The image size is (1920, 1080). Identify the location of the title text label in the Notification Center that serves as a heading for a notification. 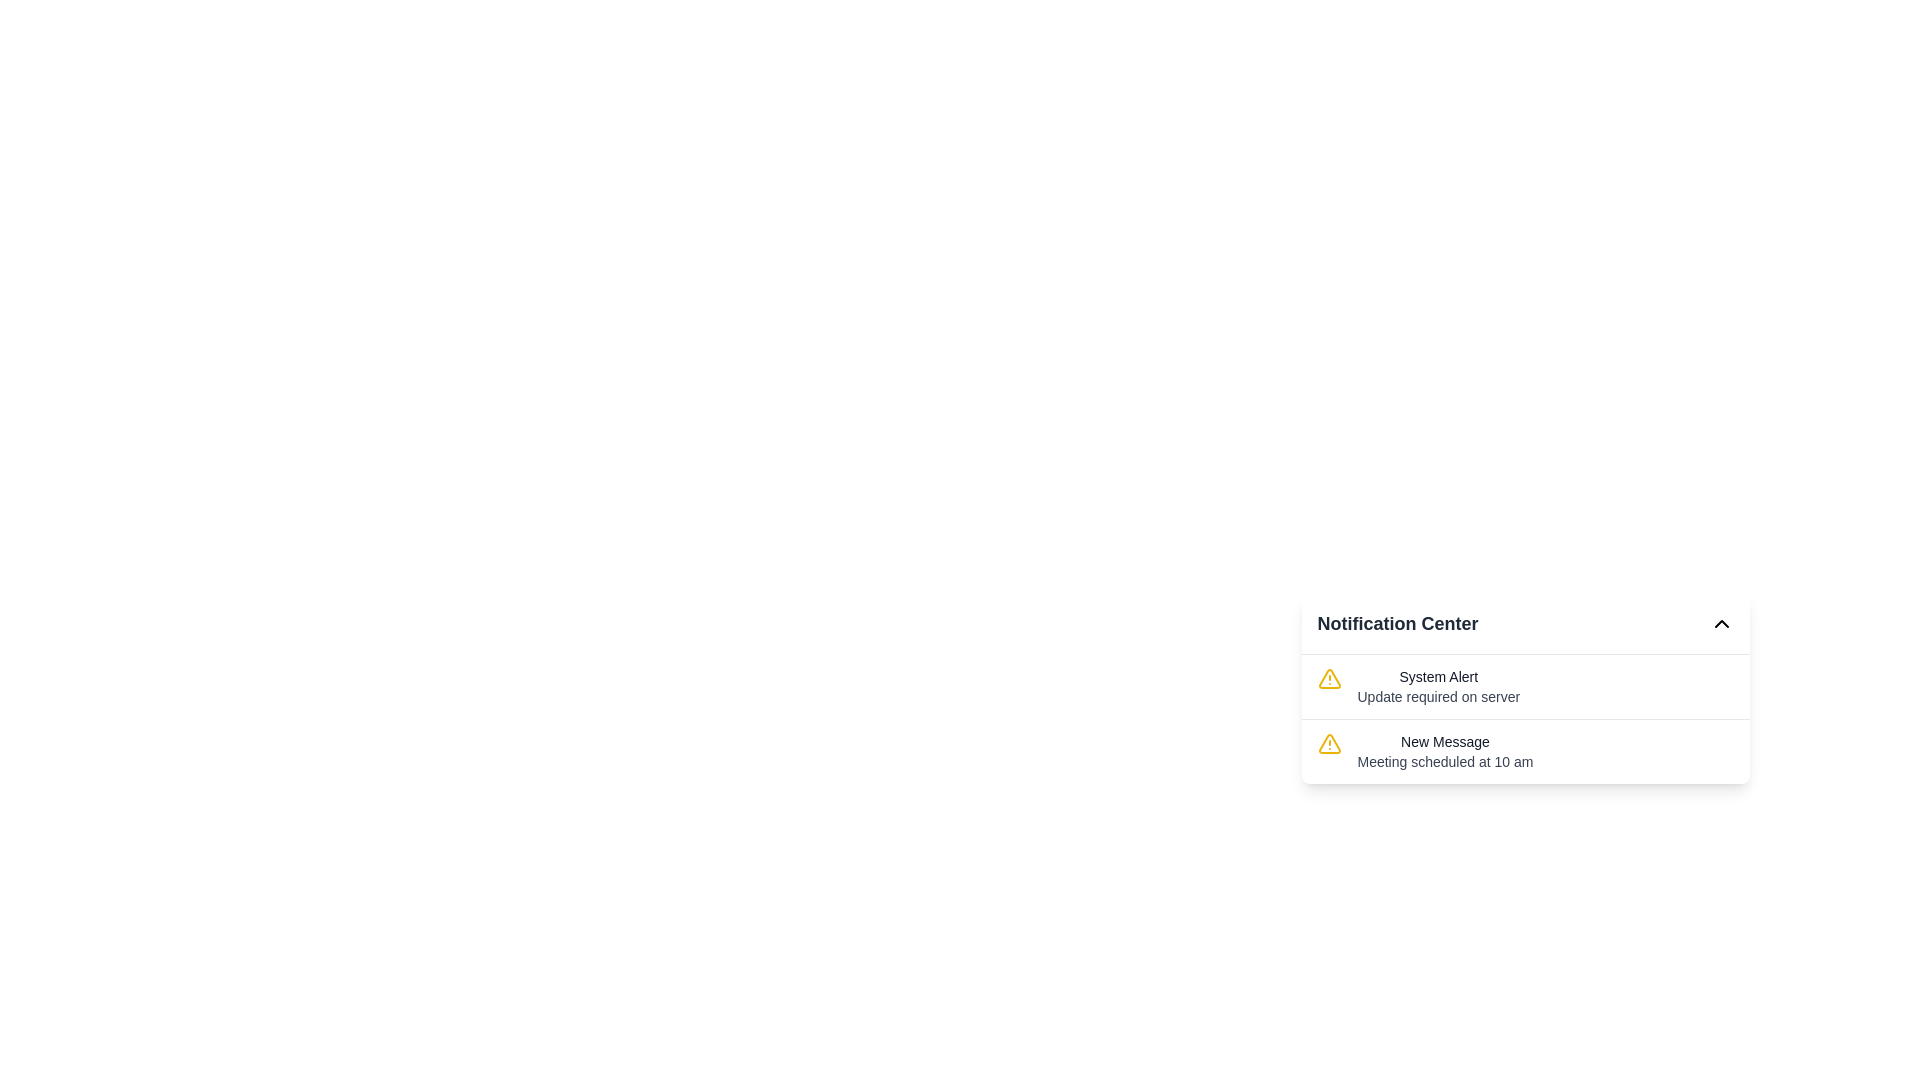
(1437, 676).